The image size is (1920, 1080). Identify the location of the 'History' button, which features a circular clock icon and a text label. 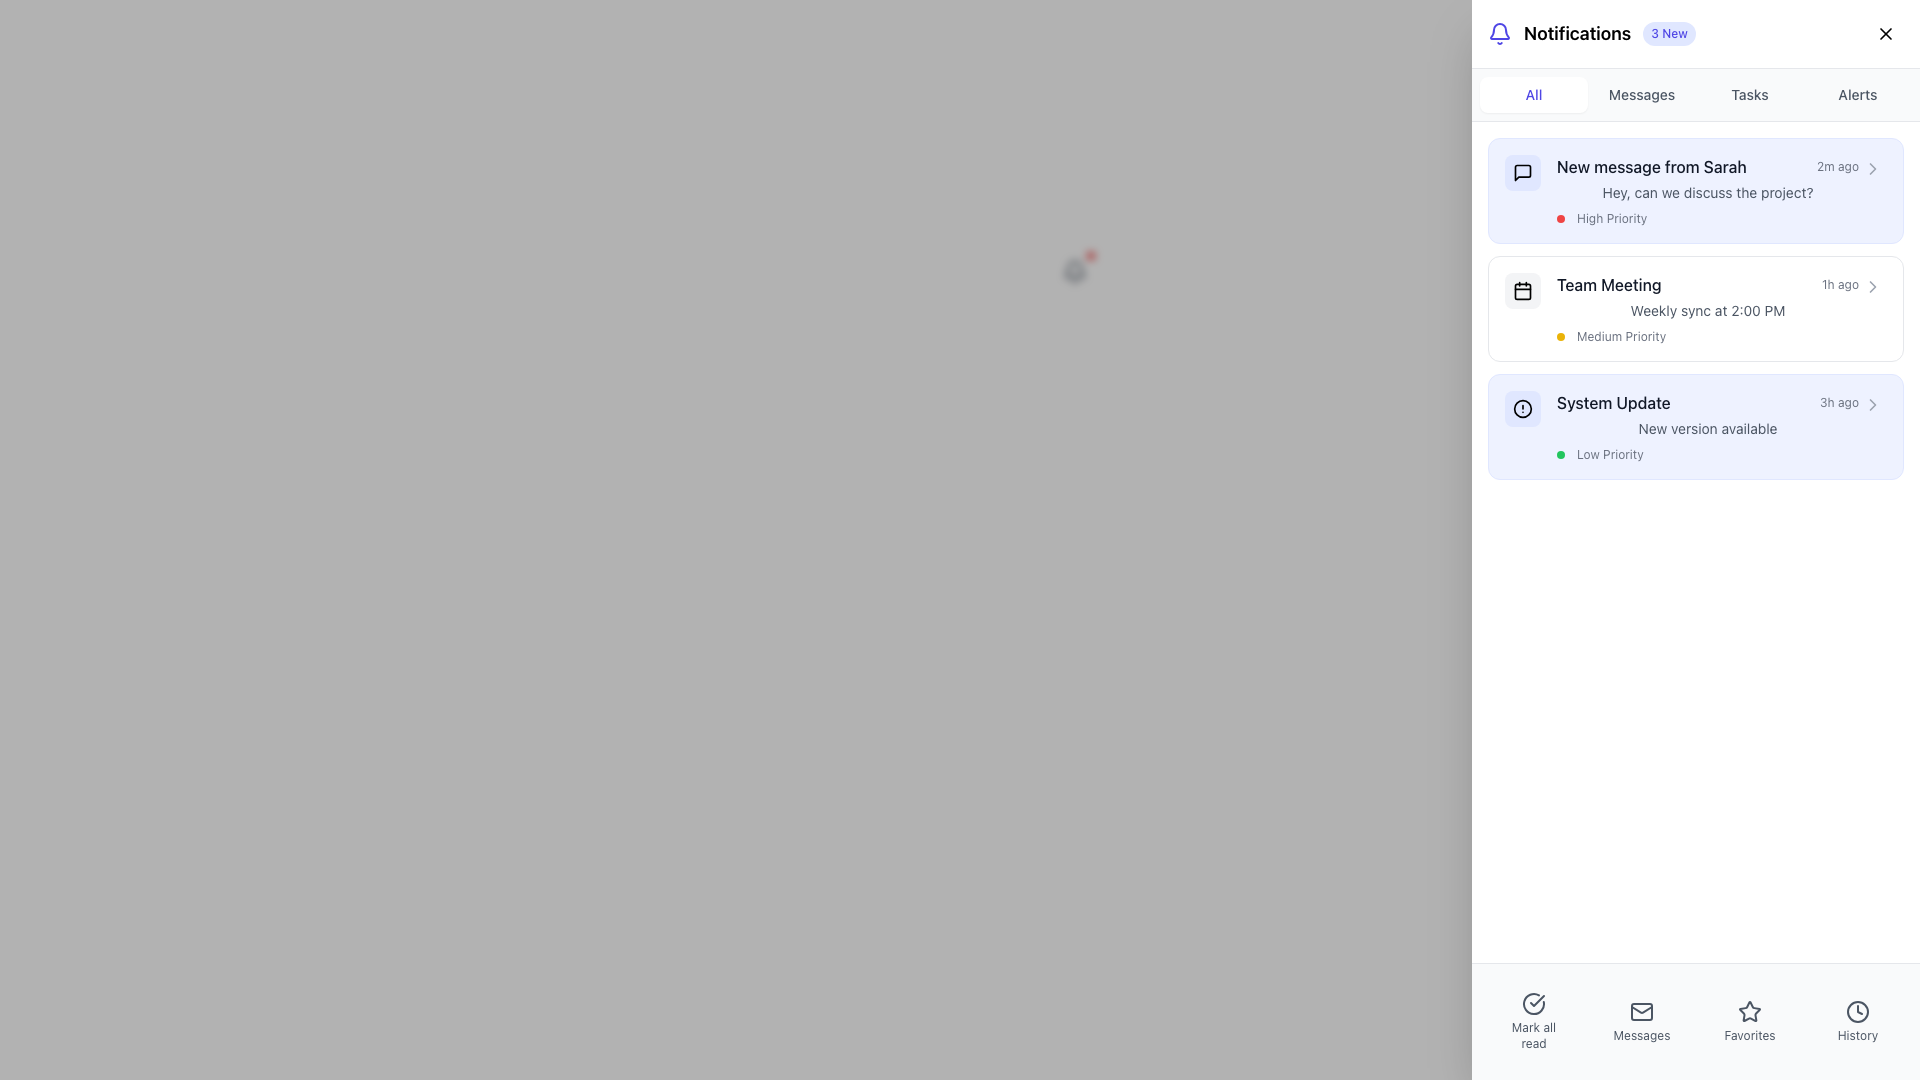
(1856, 1022).